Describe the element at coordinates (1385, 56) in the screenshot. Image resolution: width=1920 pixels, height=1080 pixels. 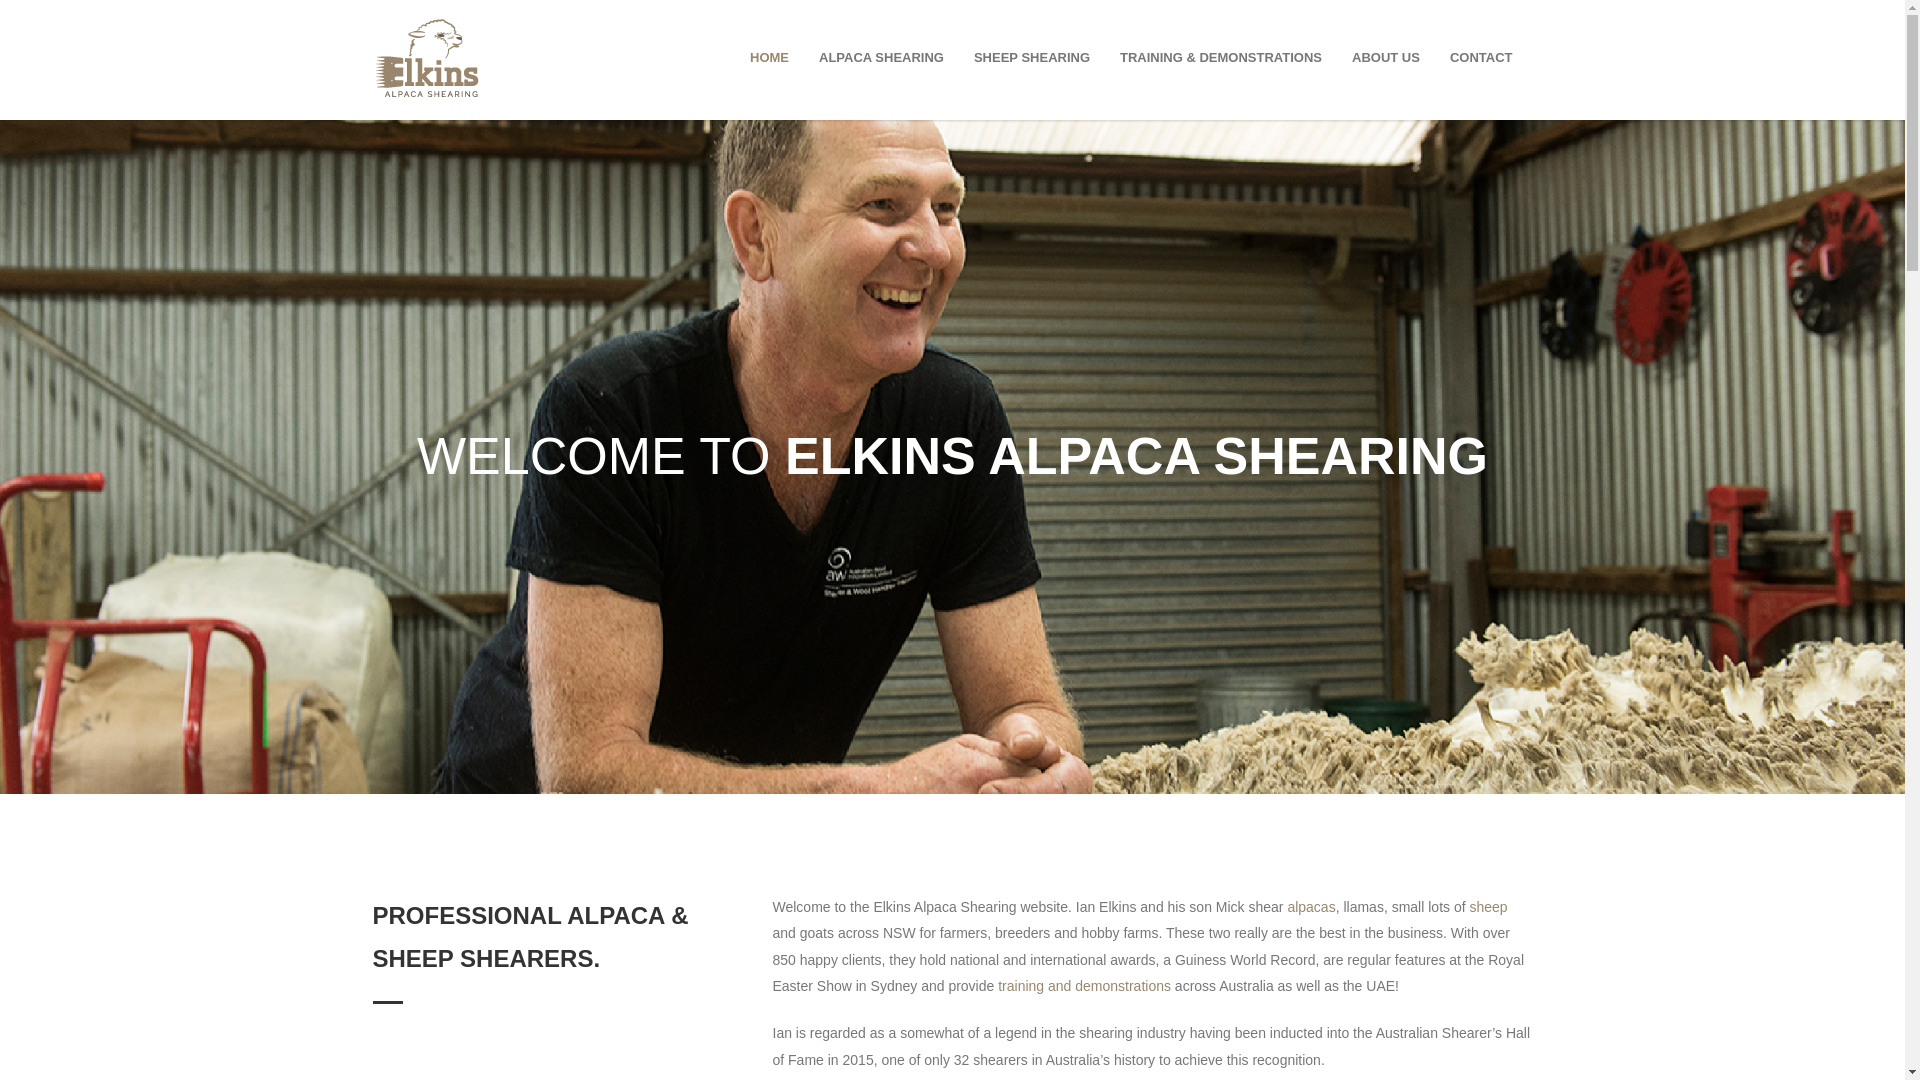
I see `'ABOUT US'` at that location.